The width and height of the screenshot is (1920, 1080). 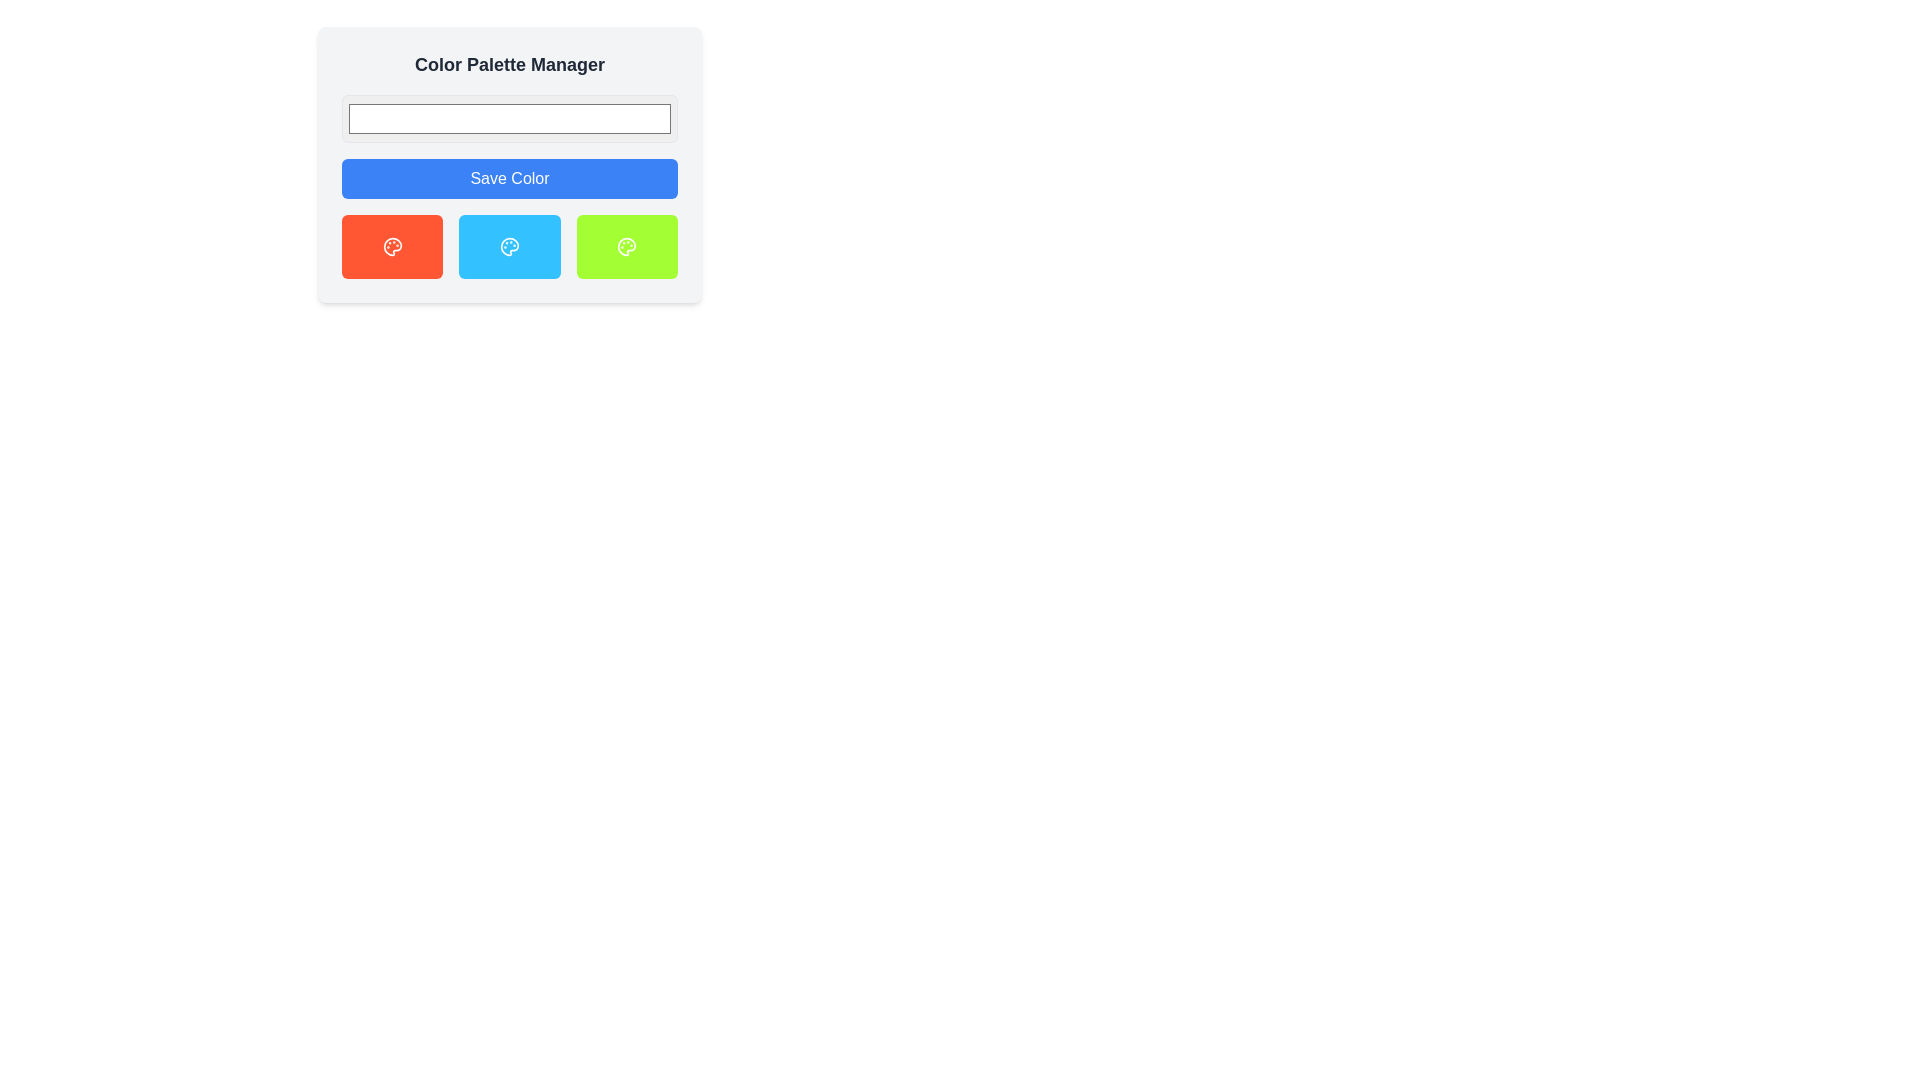 What do you see at coordinates (509, 177) in the screenshot?
I see `the 'Save Color' button, which is a medium-sized button with rounded corners, a blue background, and white bold text, located in the 'Color Palette Manager' section` at bounding box center [509, 177].